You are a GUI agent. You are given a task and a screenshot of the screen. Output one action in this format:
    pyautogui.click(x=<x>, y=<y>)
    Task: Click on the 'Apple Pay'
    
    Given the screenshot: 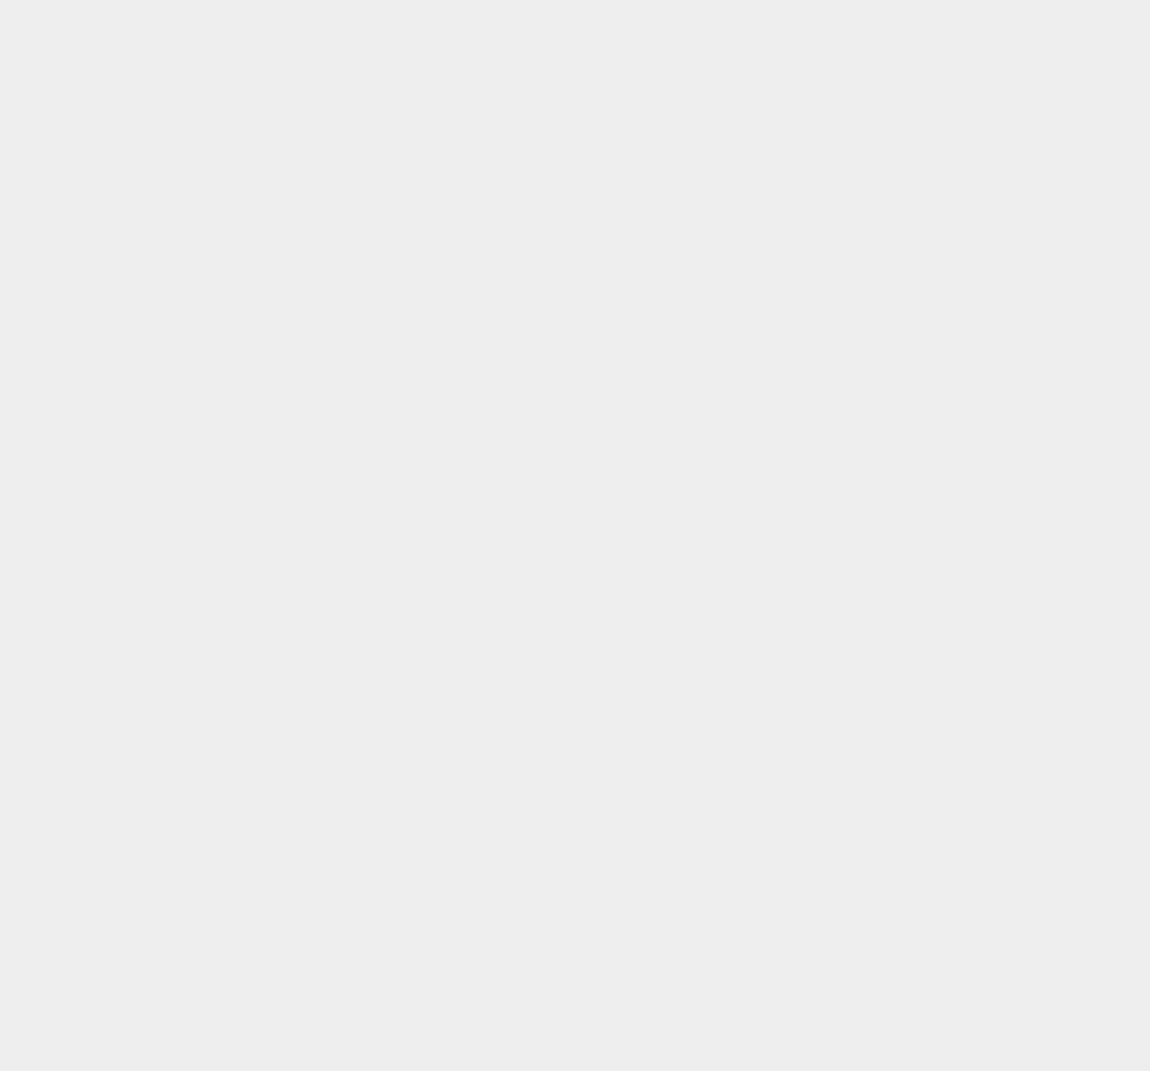 What is the action you would take?
    pyautogui.click(x=842, y=163)
    